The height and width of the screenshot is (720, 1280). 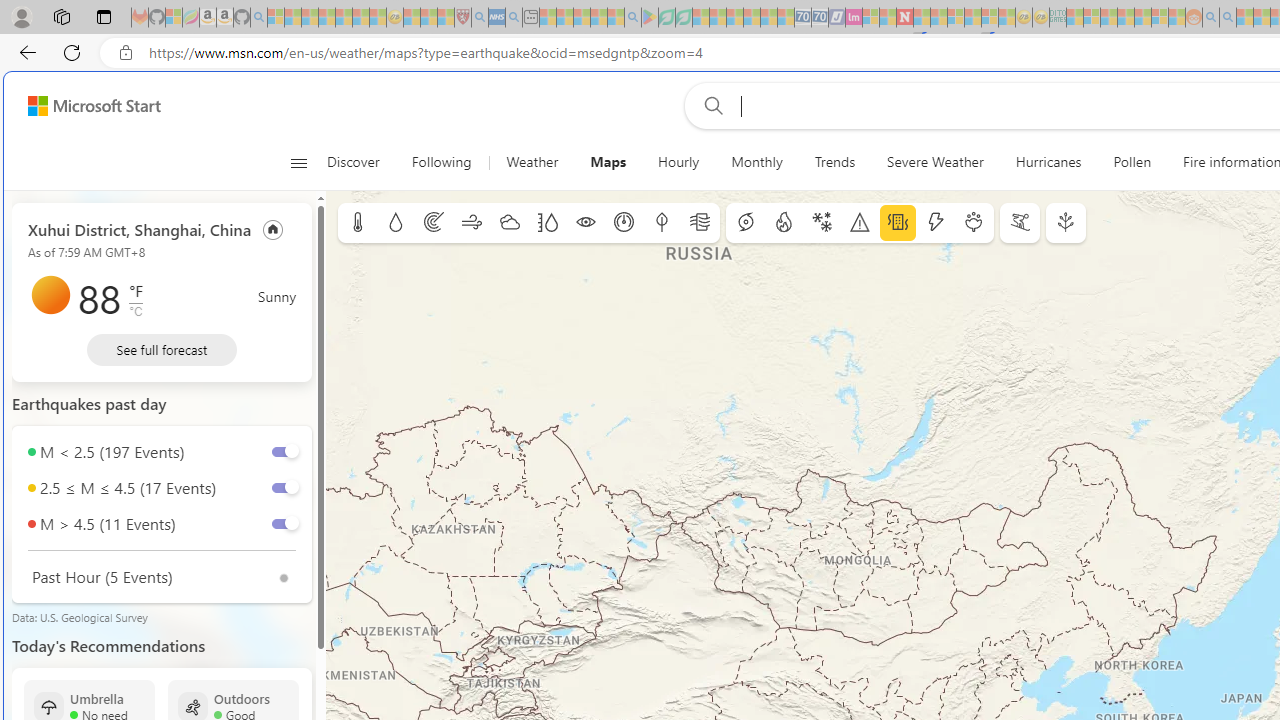 What do you see at coordinates (297, 162) in the screenshot?
I see `'Open navigation menu'` at bounding box center [297, 162].